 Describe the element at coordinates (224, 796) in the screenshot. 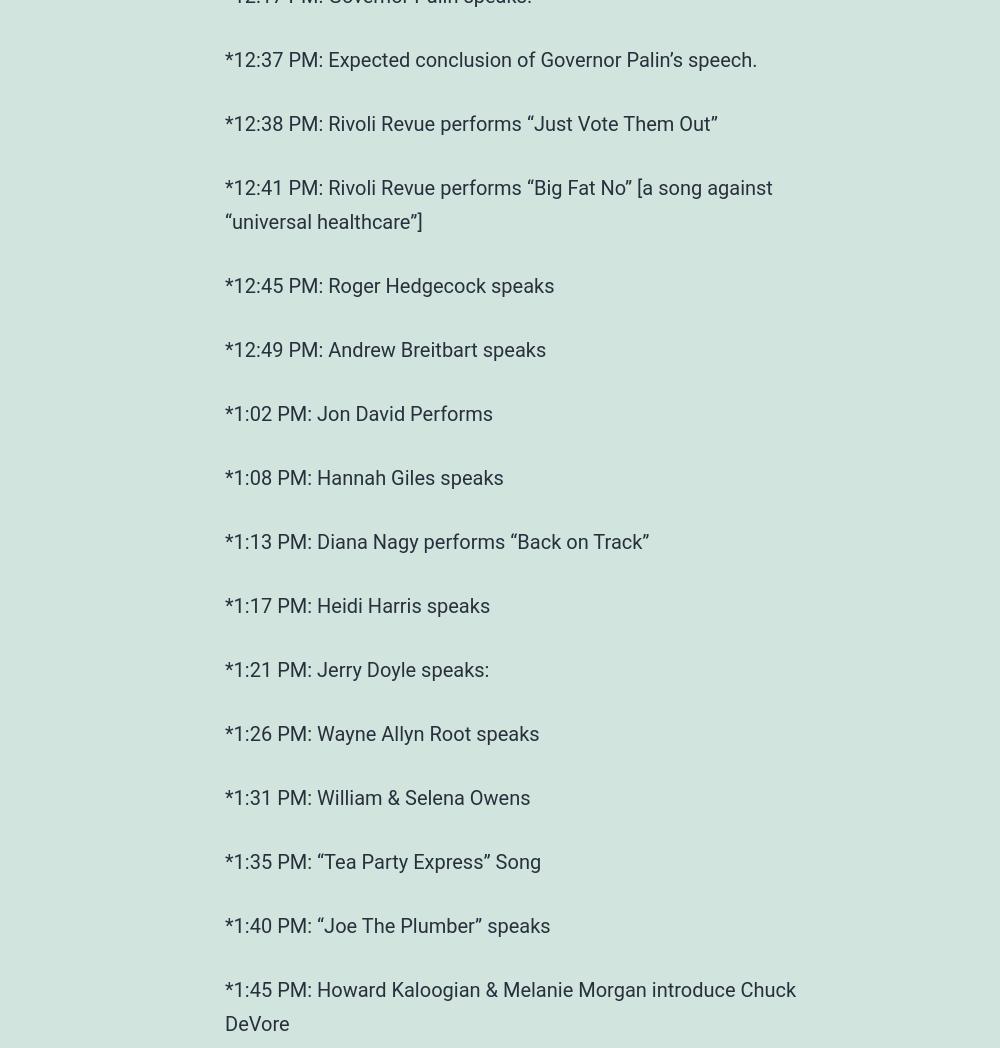

I see `'*1:31 PM: William & Selena Owens'` at that location.